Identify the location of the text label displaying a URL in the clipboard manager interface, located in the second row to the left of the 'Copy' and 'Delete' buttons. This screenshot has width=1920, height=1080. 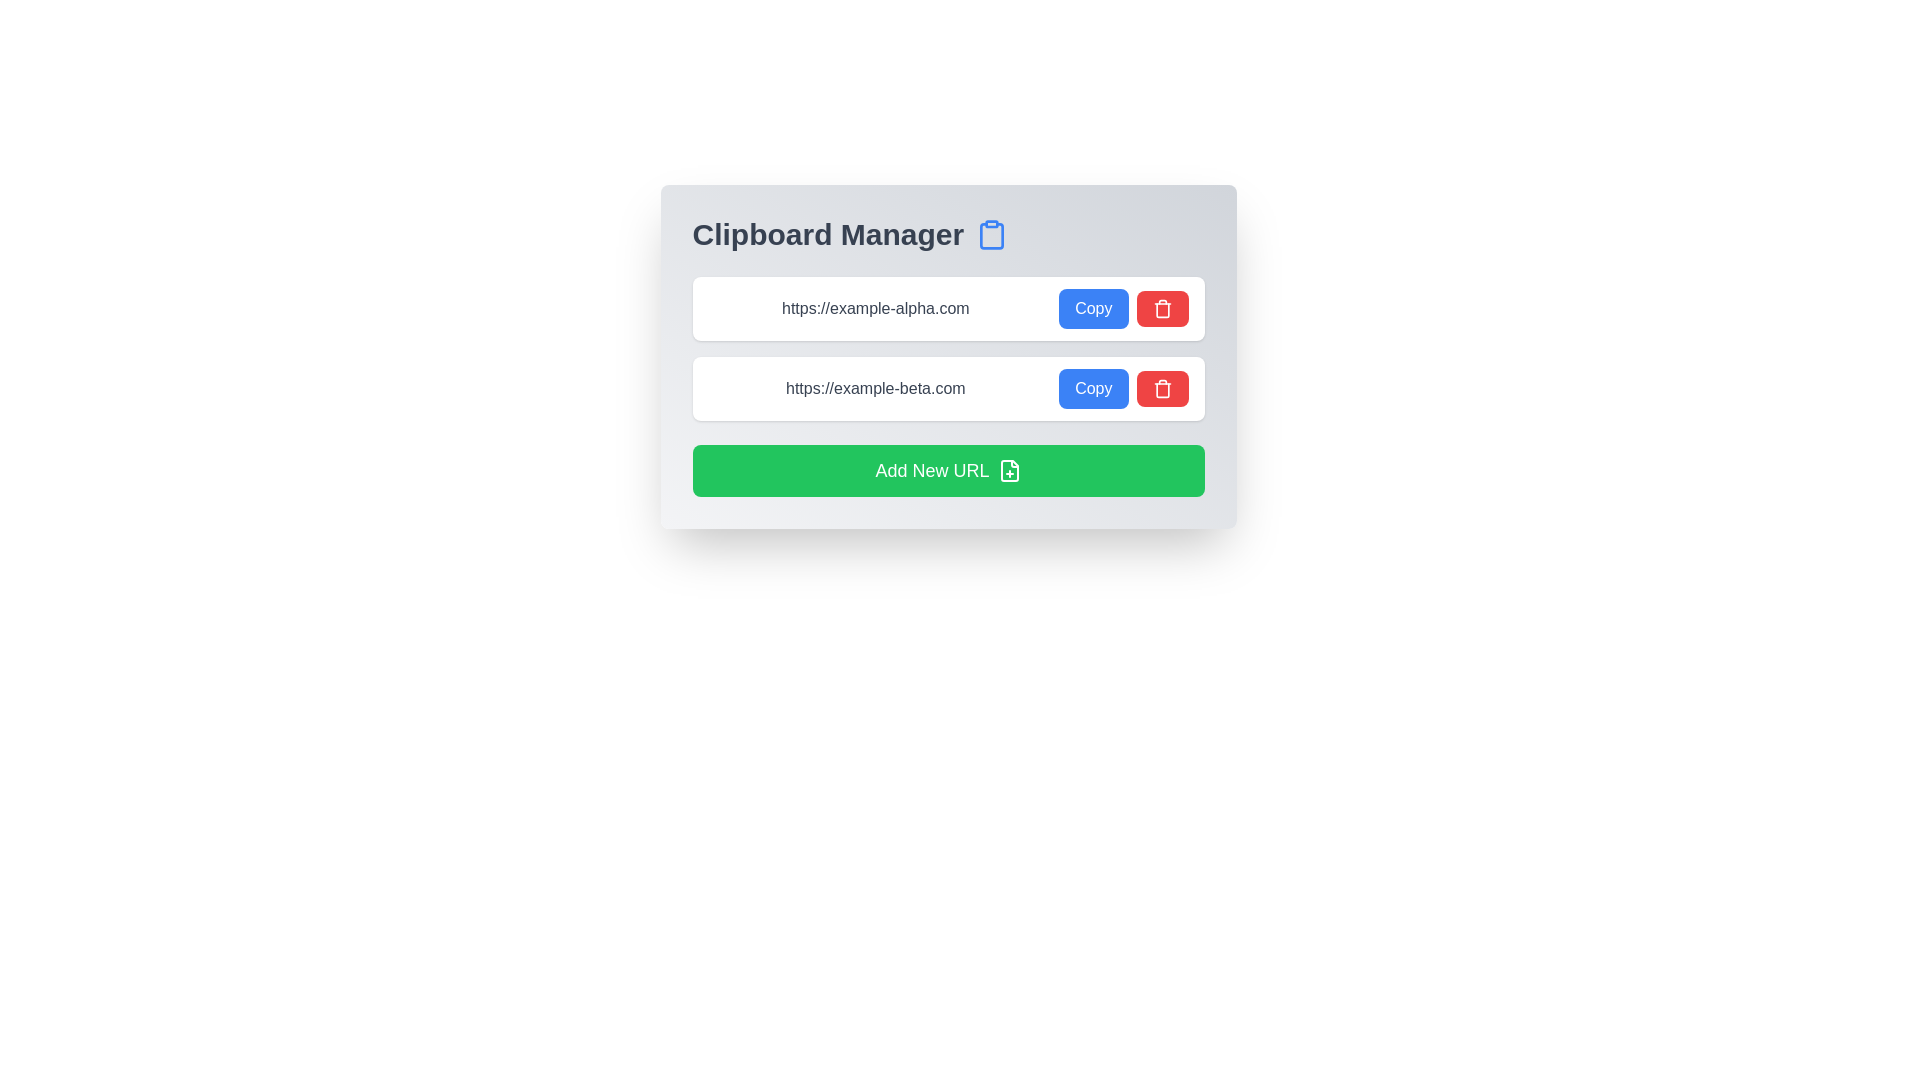
(875, 389).